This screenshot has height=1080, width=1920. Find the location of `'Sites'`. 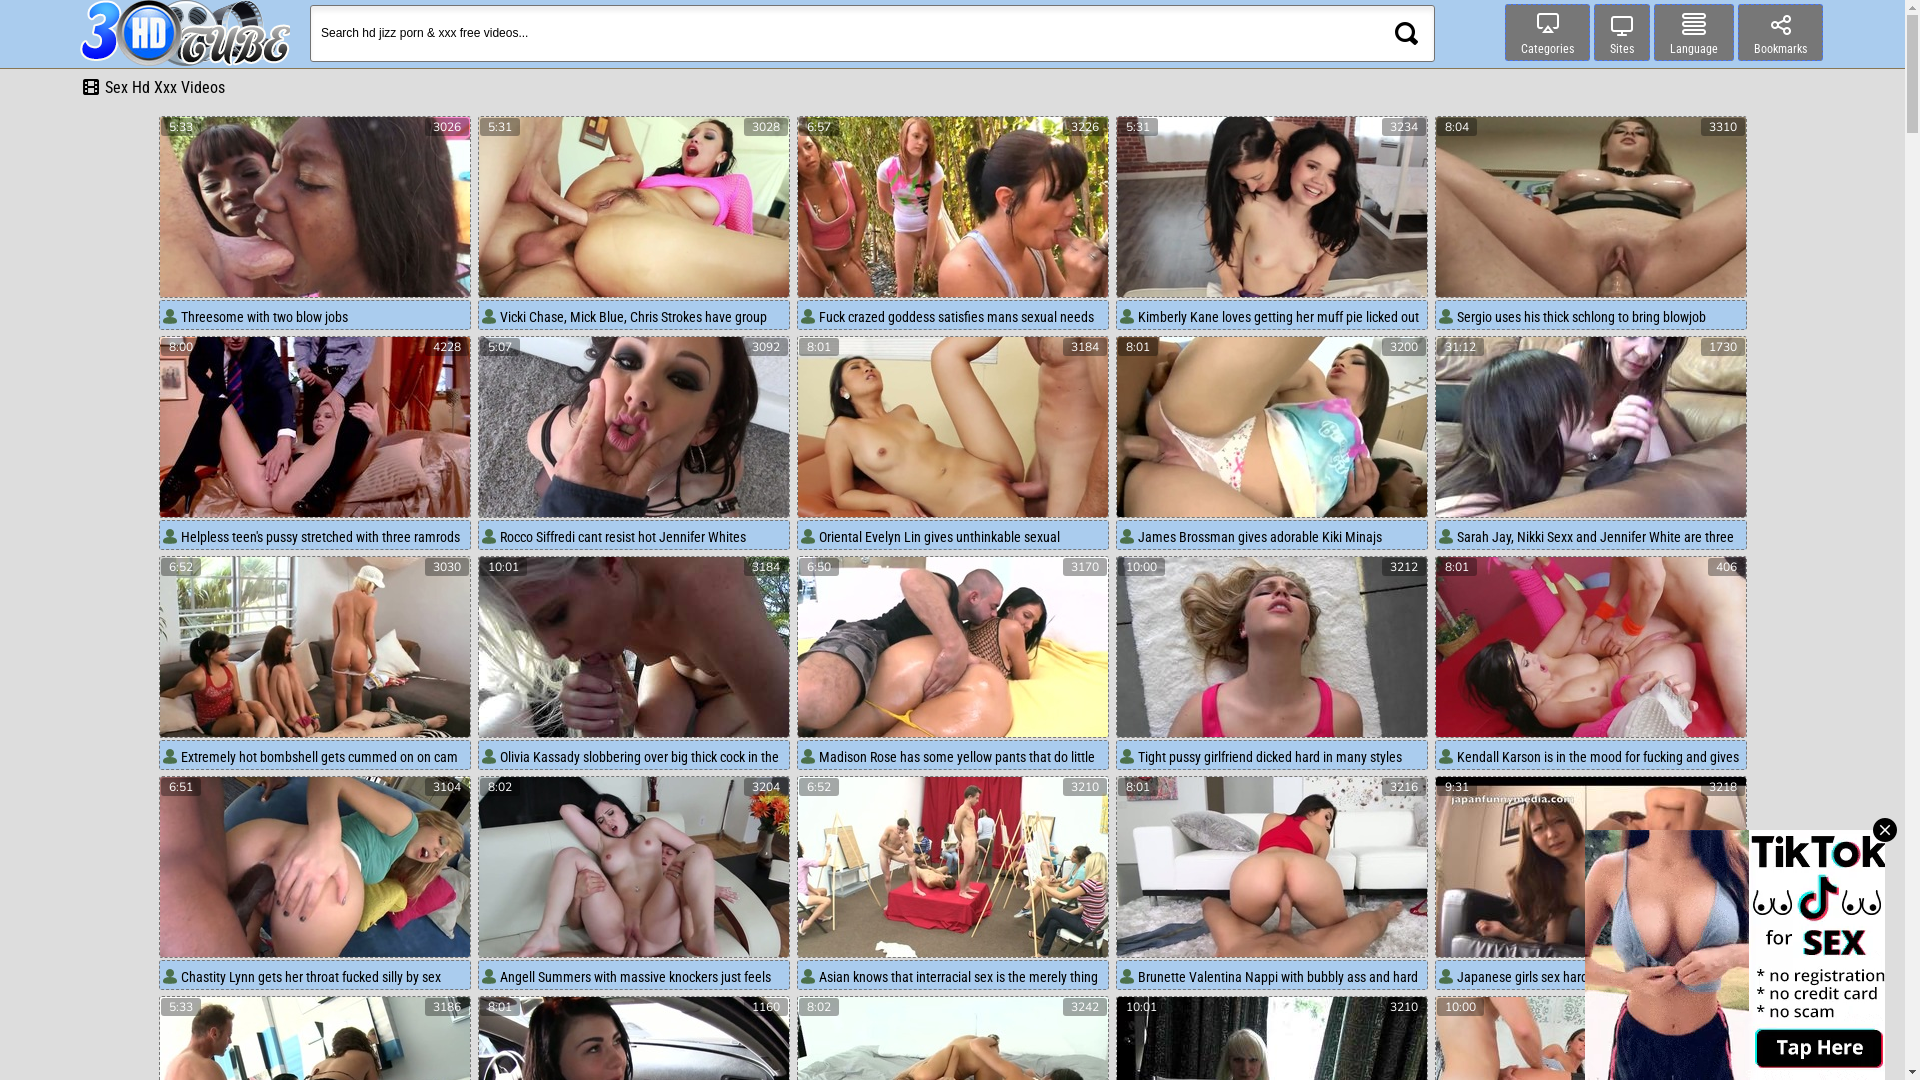

'Sites' is located at coordinates (1592, 32).